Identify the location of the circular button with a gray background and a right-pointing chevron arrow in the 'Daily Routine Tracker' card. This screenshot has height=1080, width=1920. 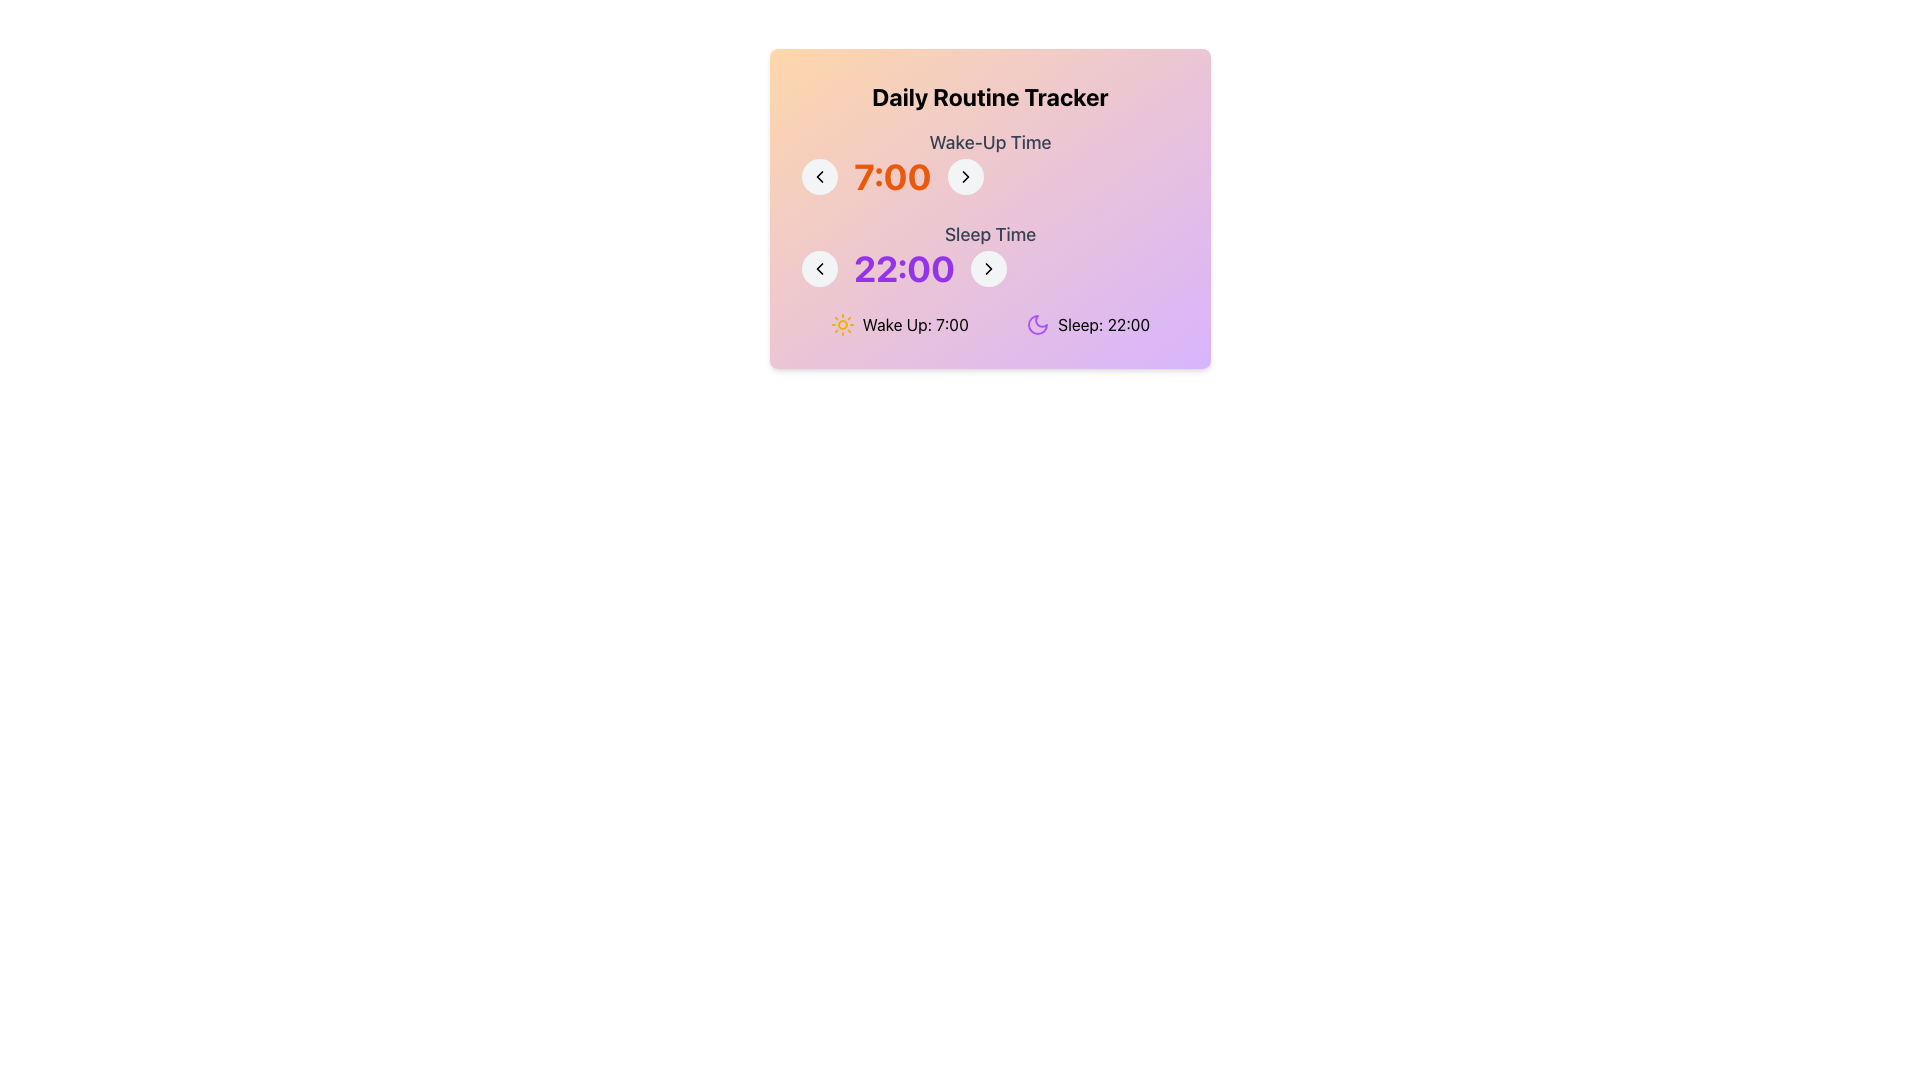
(965, 176).